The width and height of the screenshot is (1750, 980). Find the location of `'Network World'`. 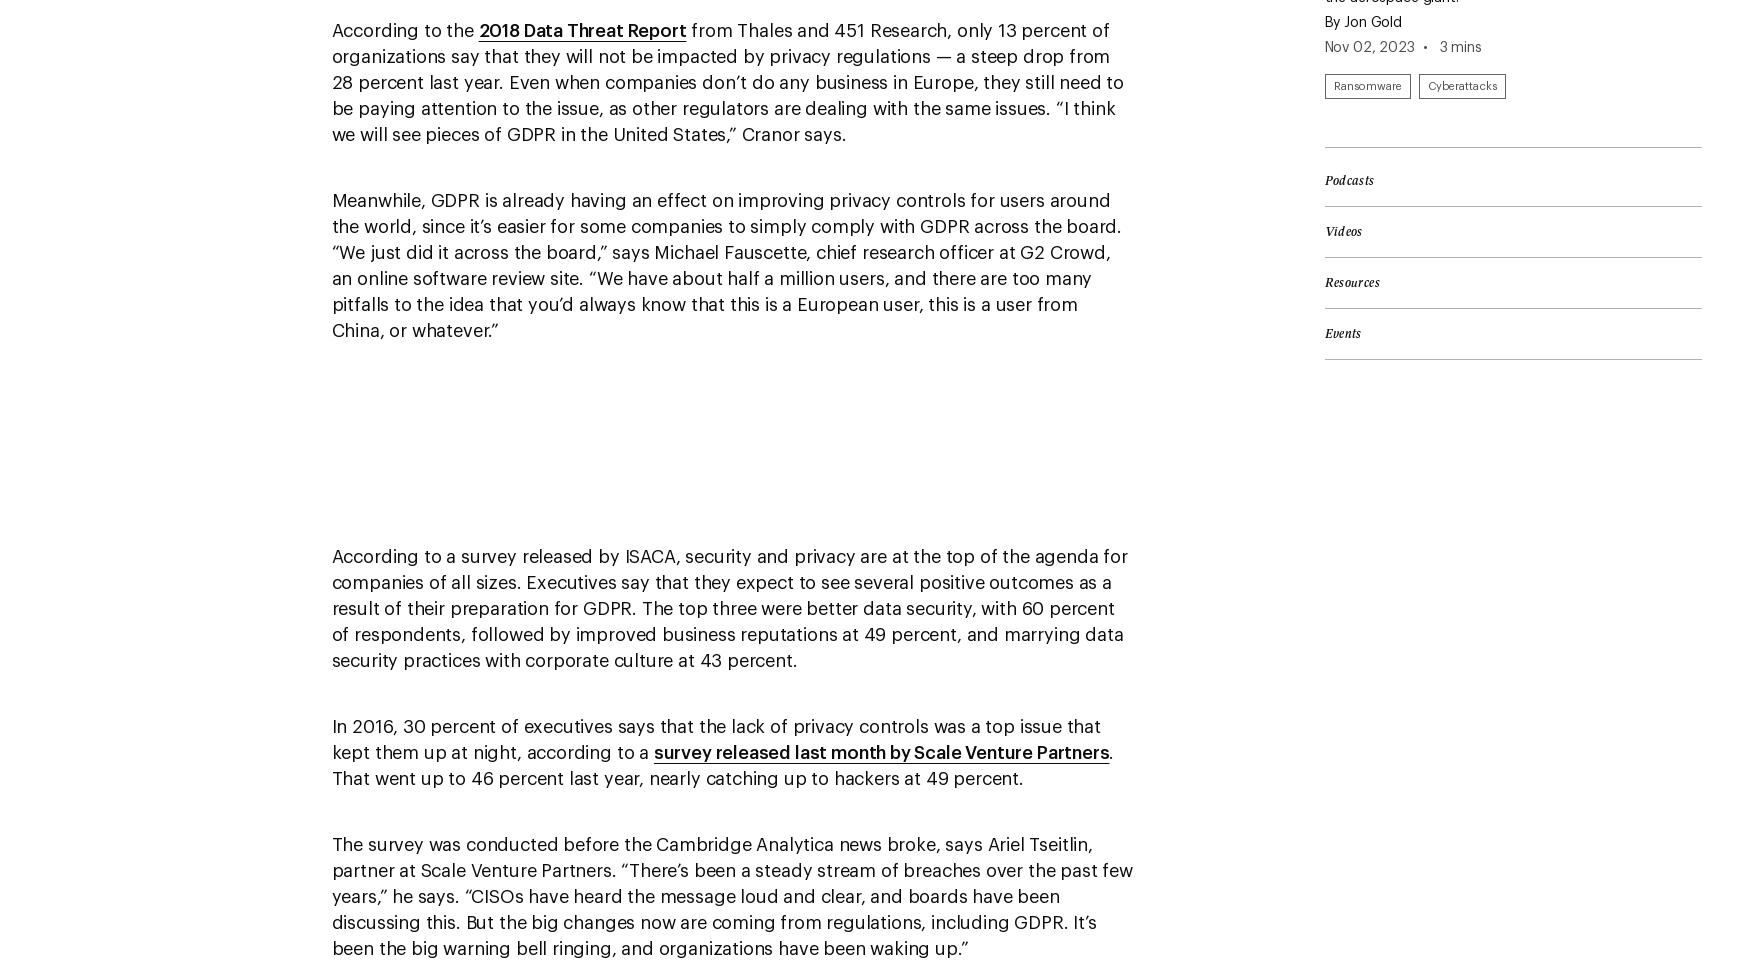

'Network World' is located at coordinates (946, 10).